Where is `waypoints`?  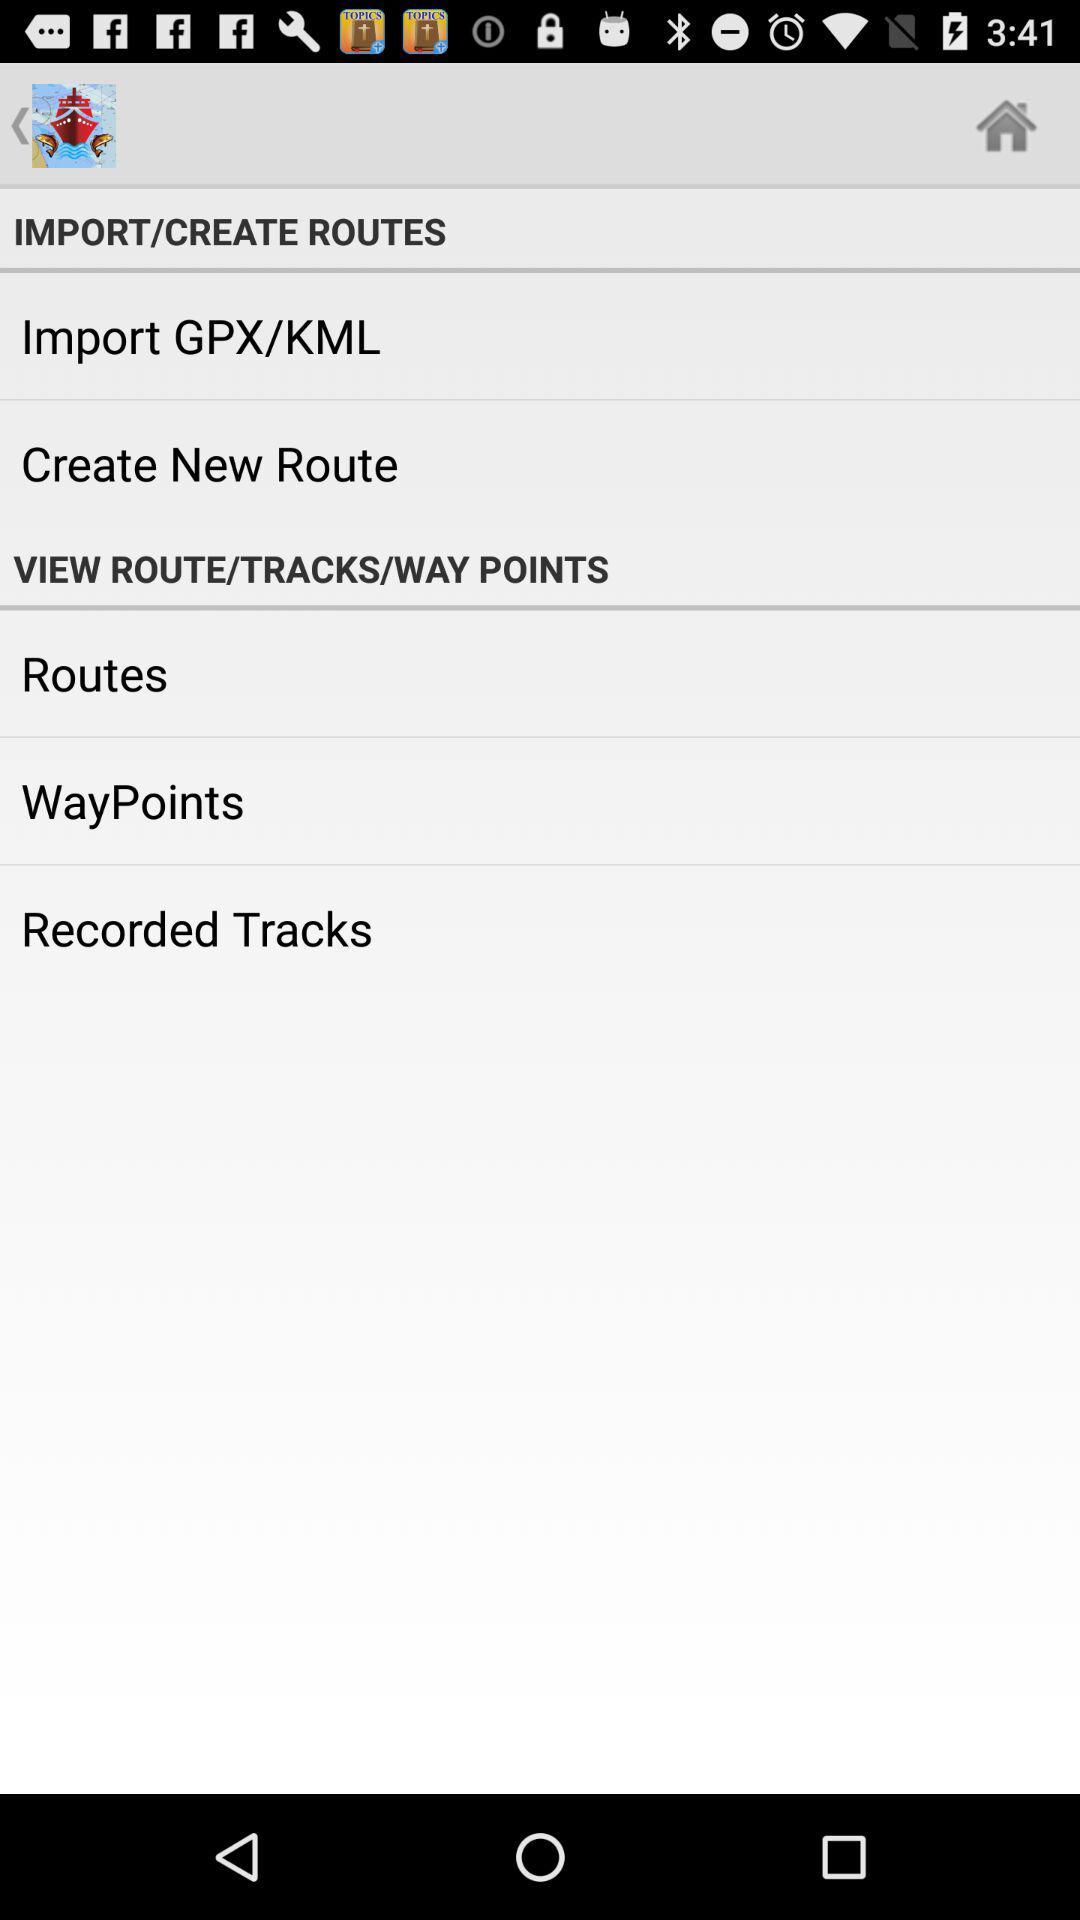 waypoints is located at coordinates (540, 801).